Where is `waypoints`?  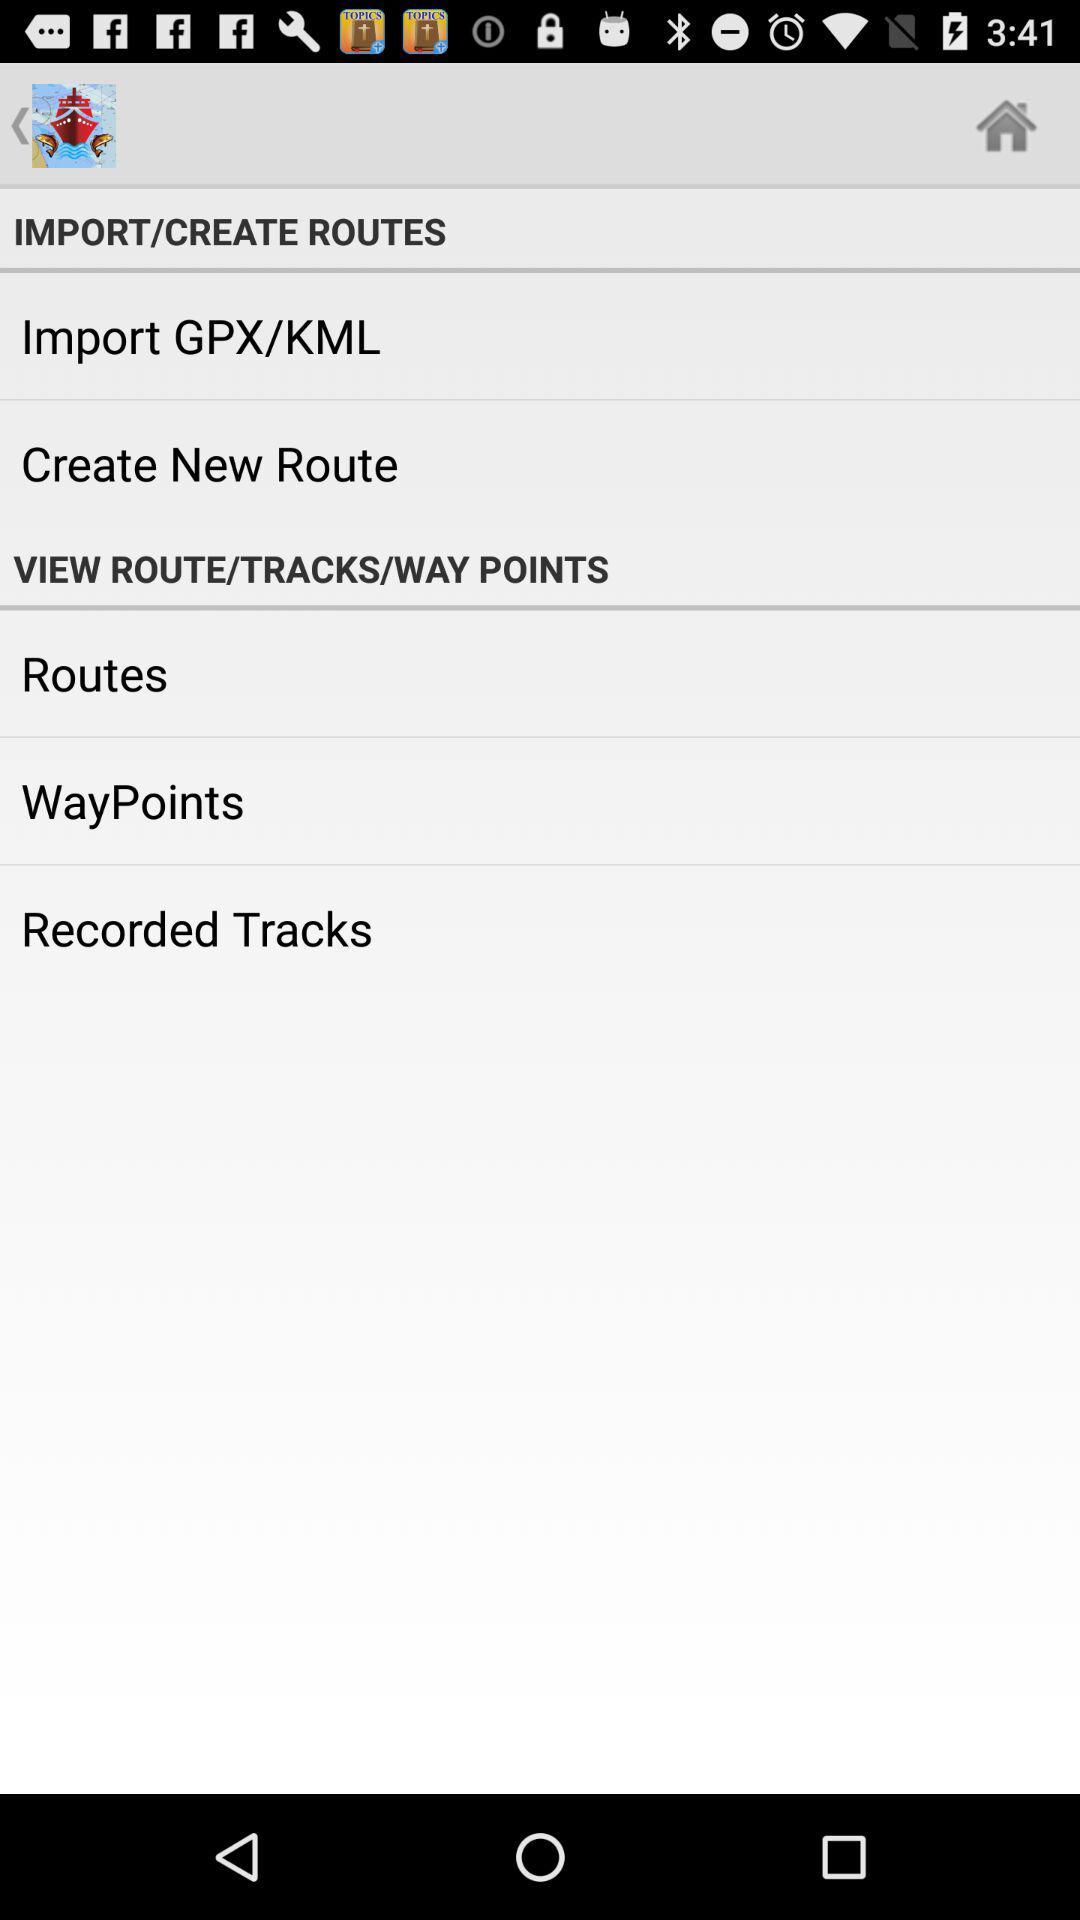 waypoints is located at coordinates (540, 801).